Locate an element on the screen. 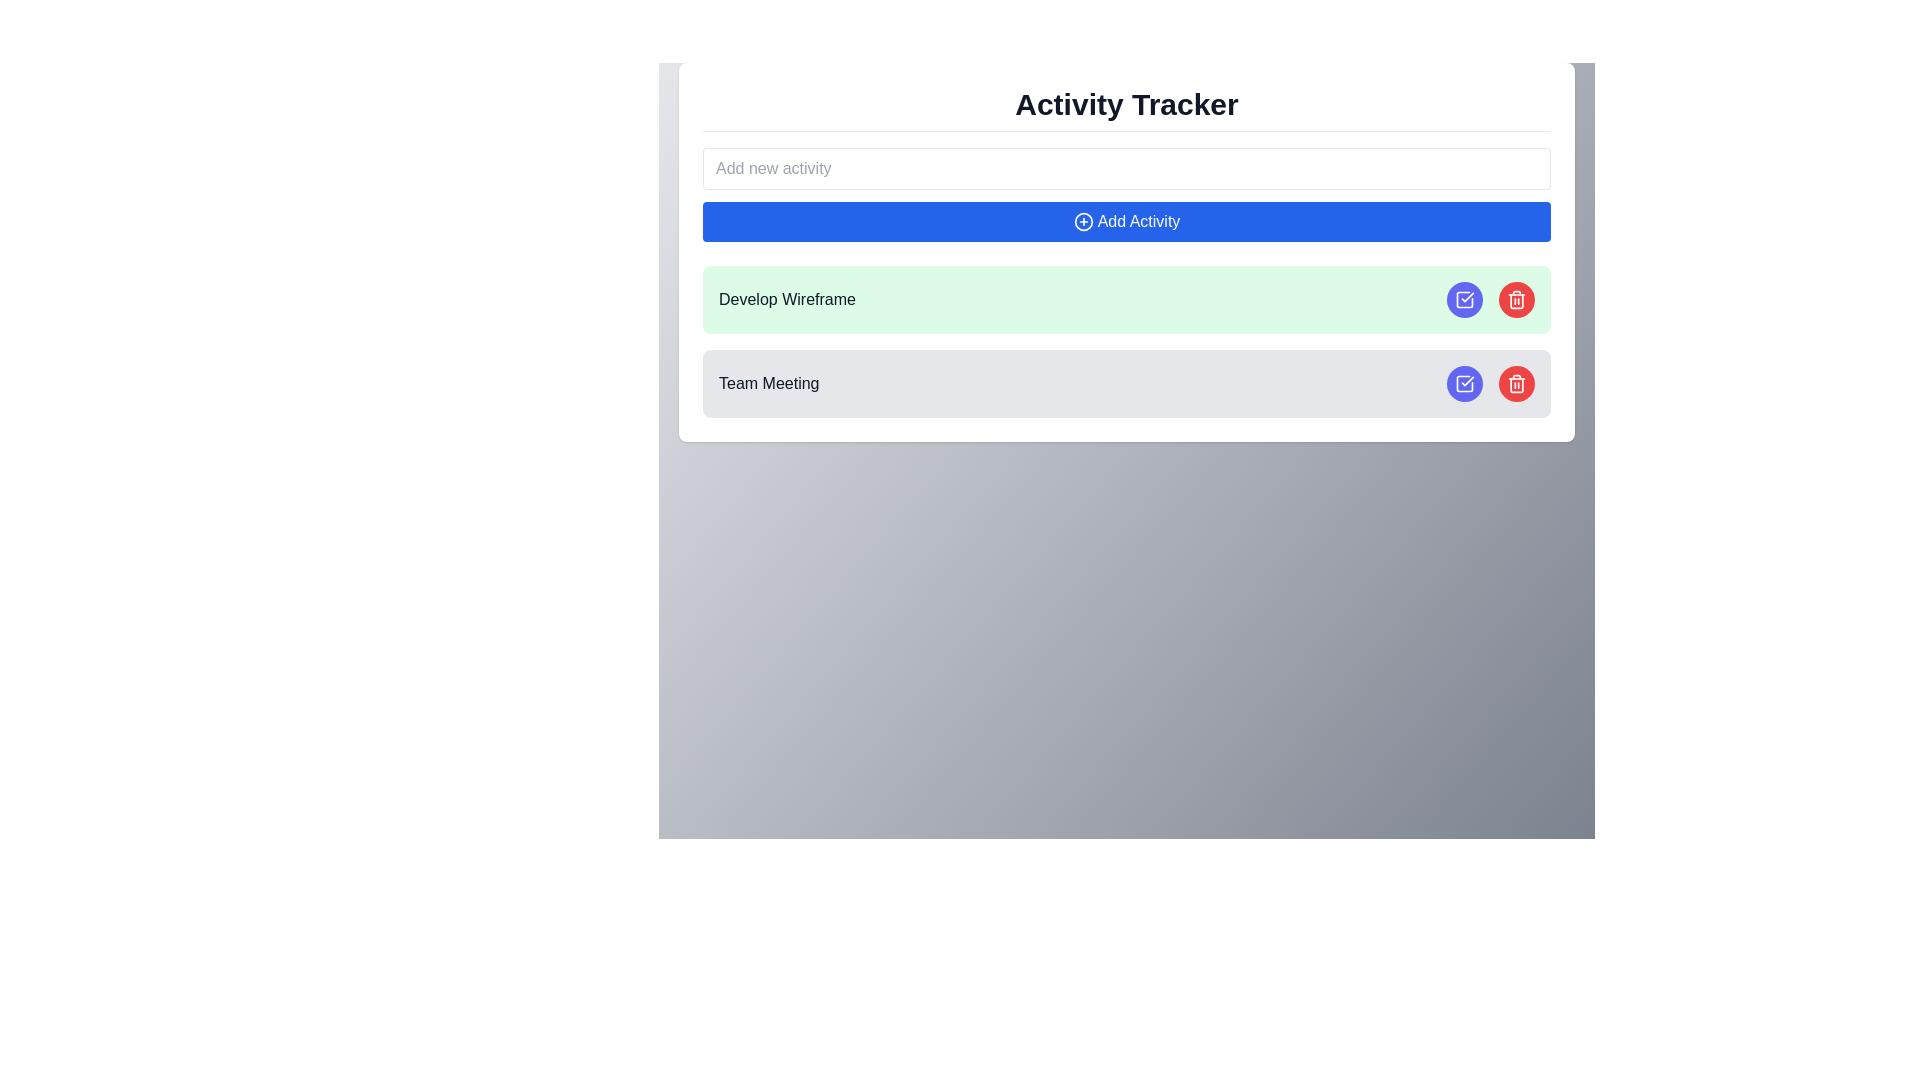 The width and height of the screenshot is (1920, 1080). the trash icon inside the red circular button at the far right of the individual task entry is located at coordinates (1516, 384).